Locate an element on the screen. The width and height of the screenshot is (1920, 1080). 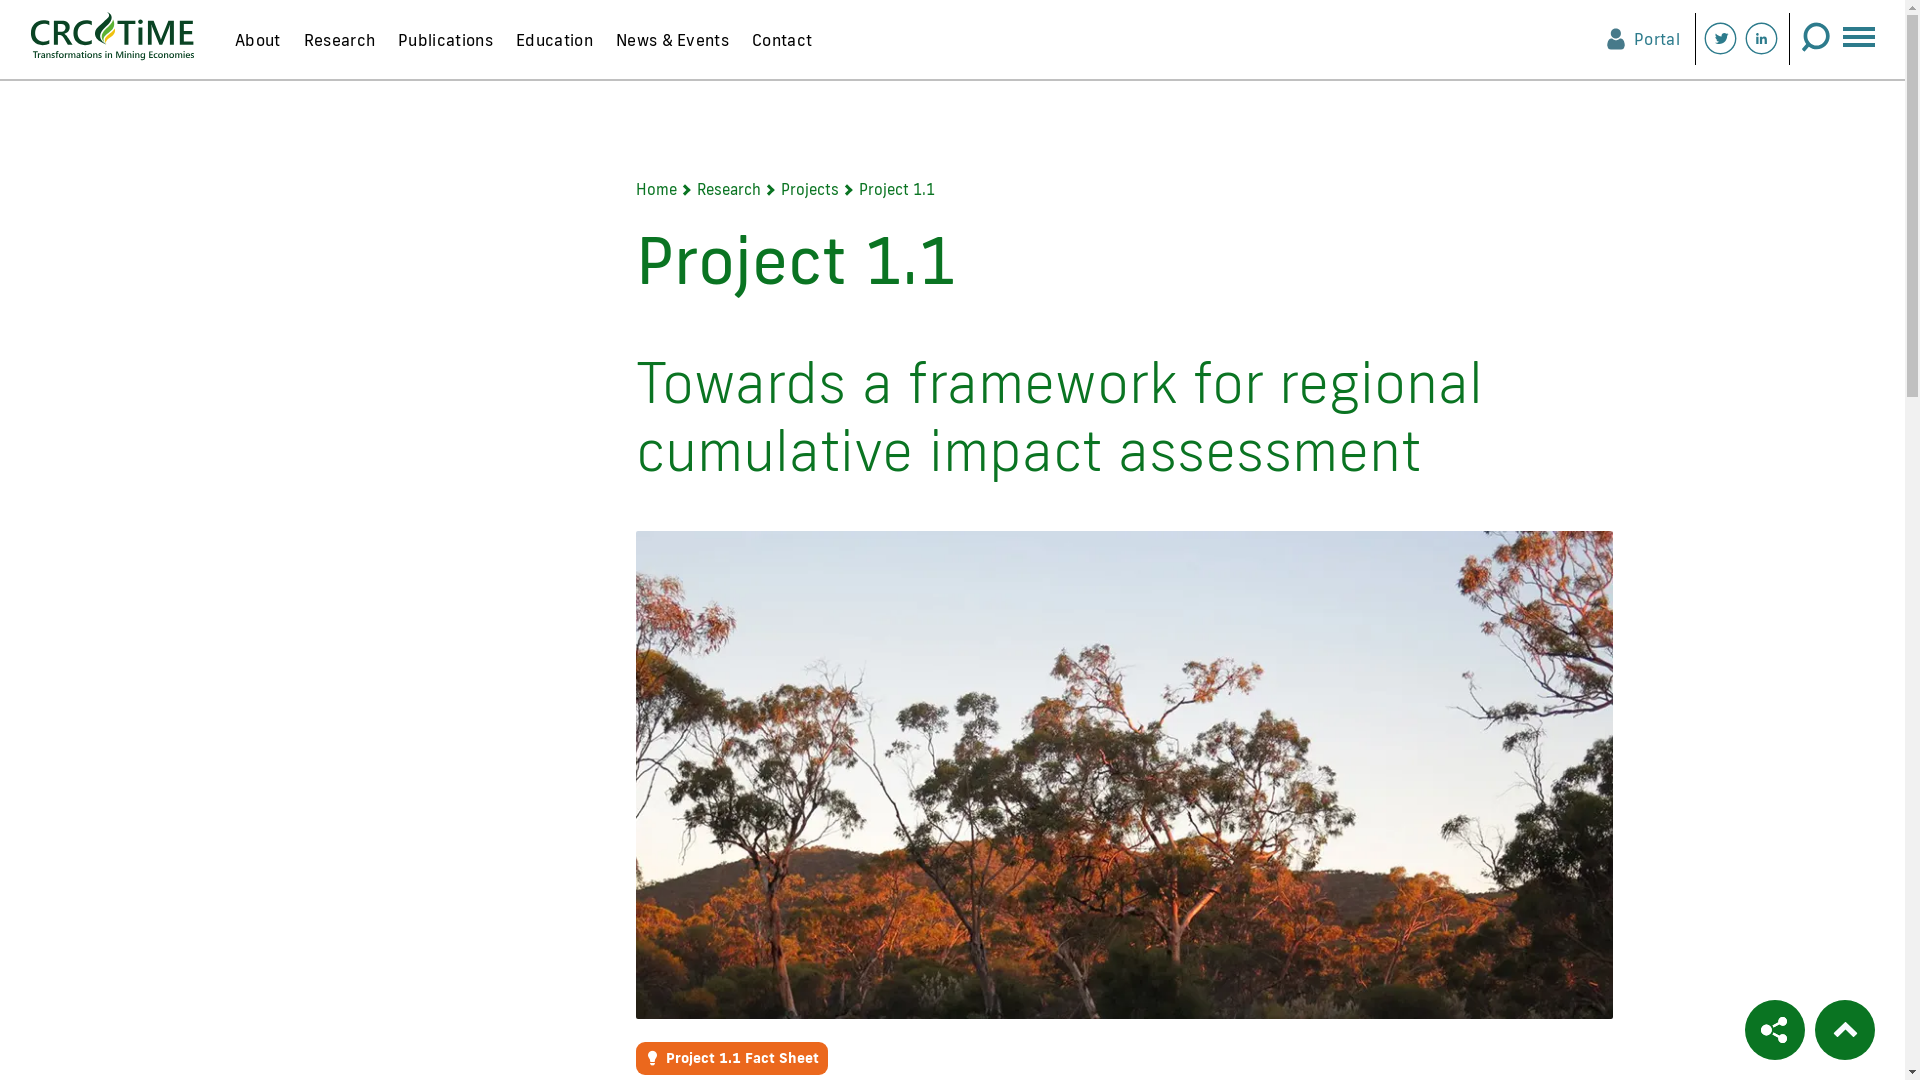
'About' is located at coordinates (225, 49).